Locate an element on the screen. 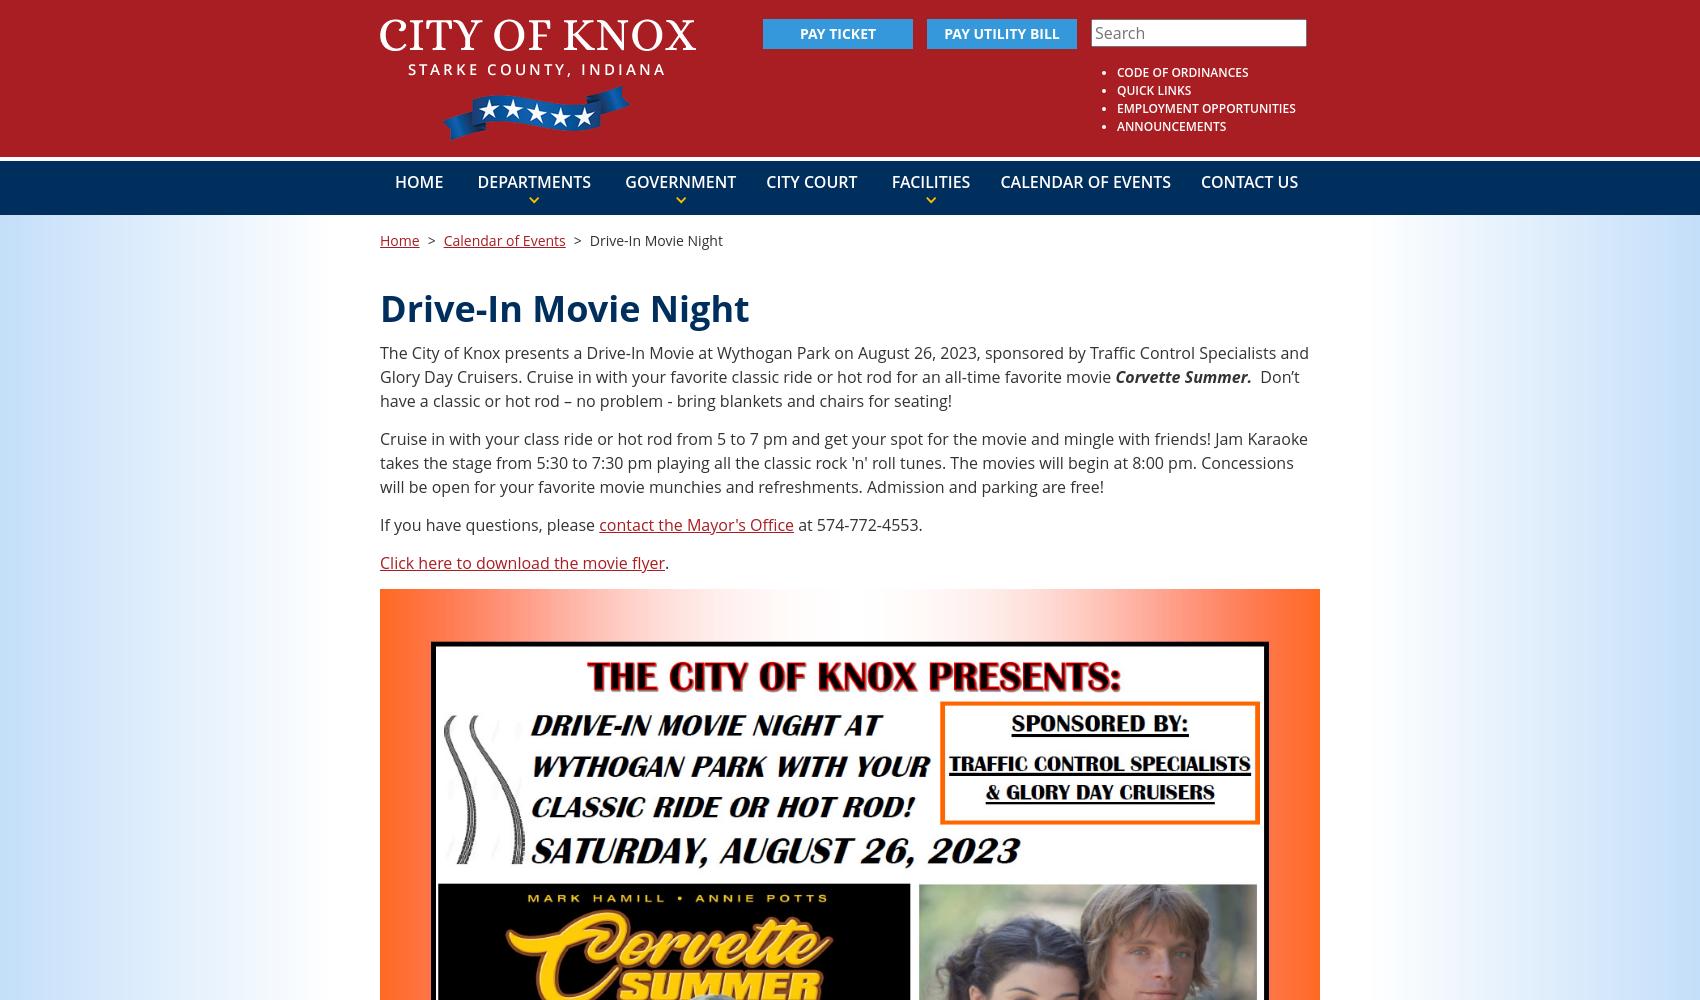 The height and width of the screenshot is (1000, 1700). 'contact the Mayor's Office' is located at coordinates (695, 525).